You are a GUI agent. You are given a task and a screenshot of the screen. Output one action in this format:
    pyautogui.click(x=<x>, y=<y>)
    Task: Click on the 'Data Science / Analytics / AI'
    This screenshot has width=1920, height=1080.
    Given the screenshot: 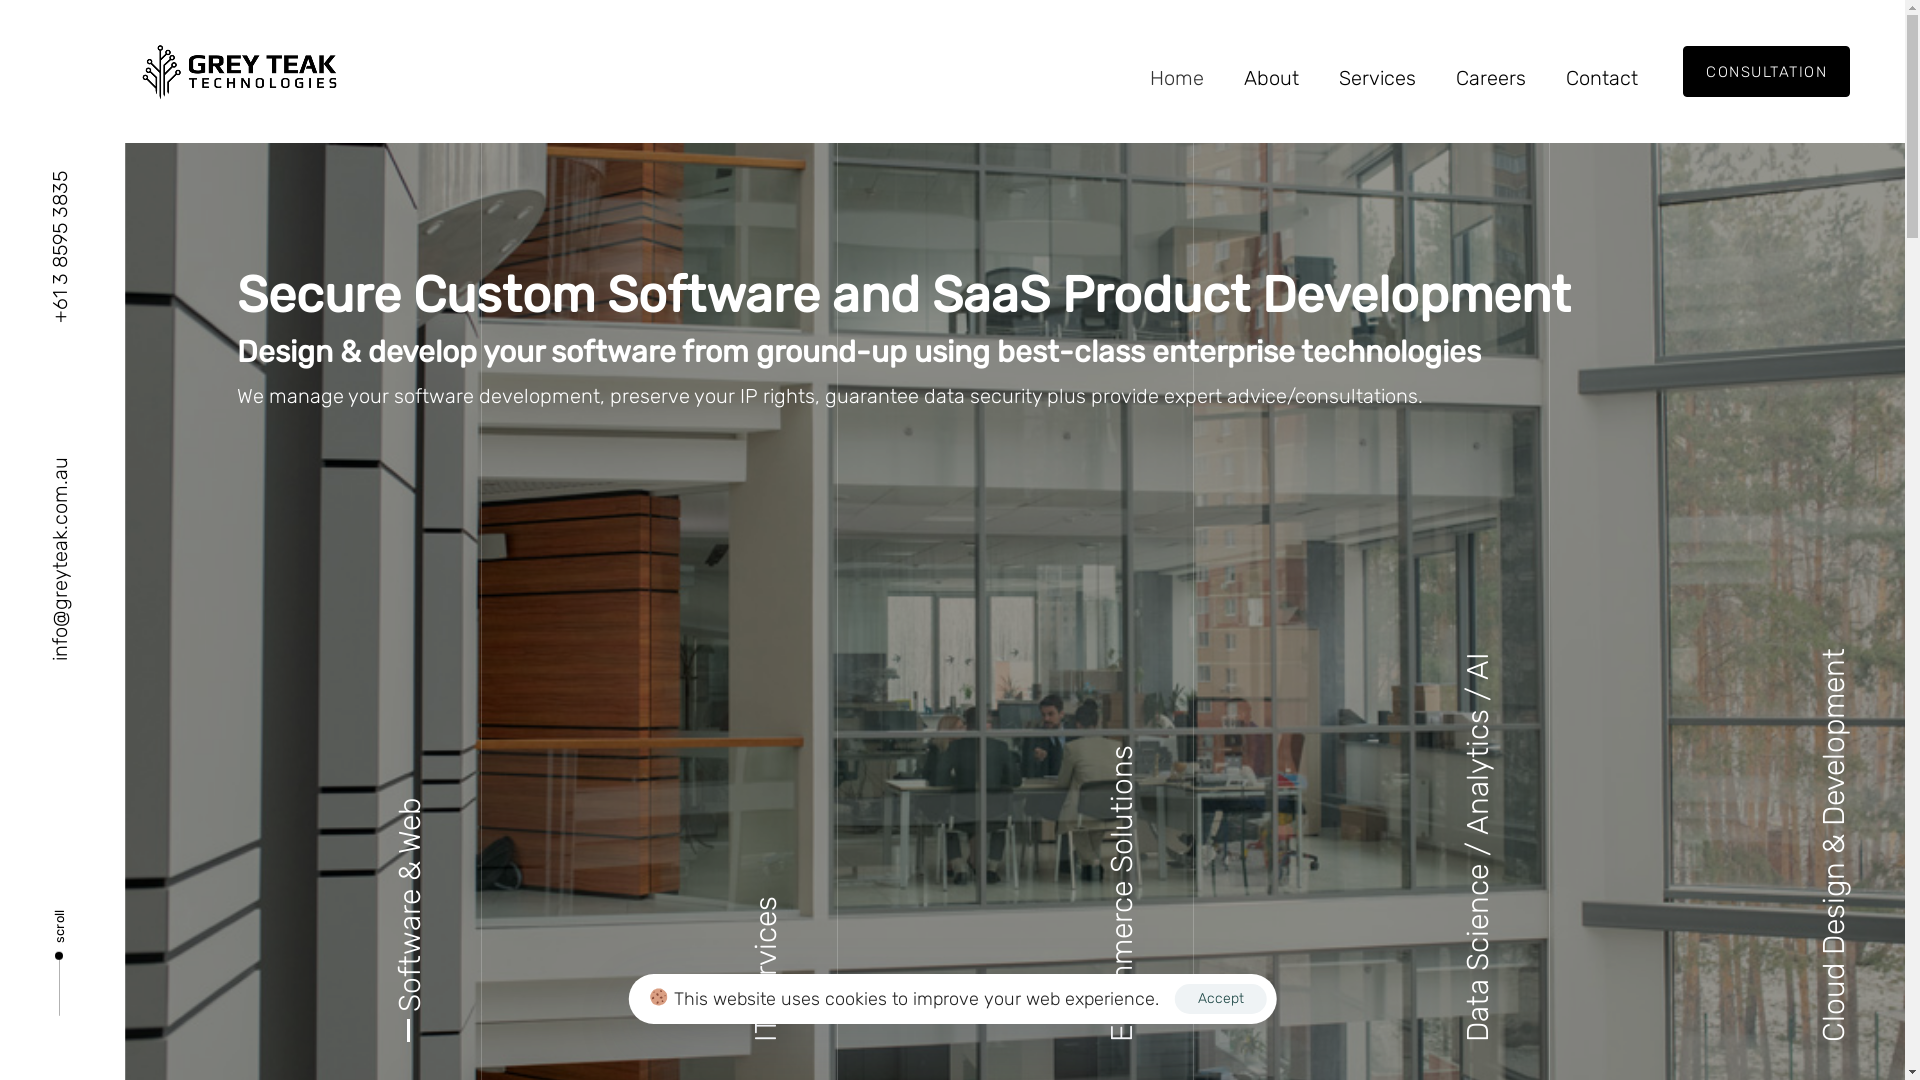 What is the action you would take?
    pyautogui.click(x=1478, y=847)
    